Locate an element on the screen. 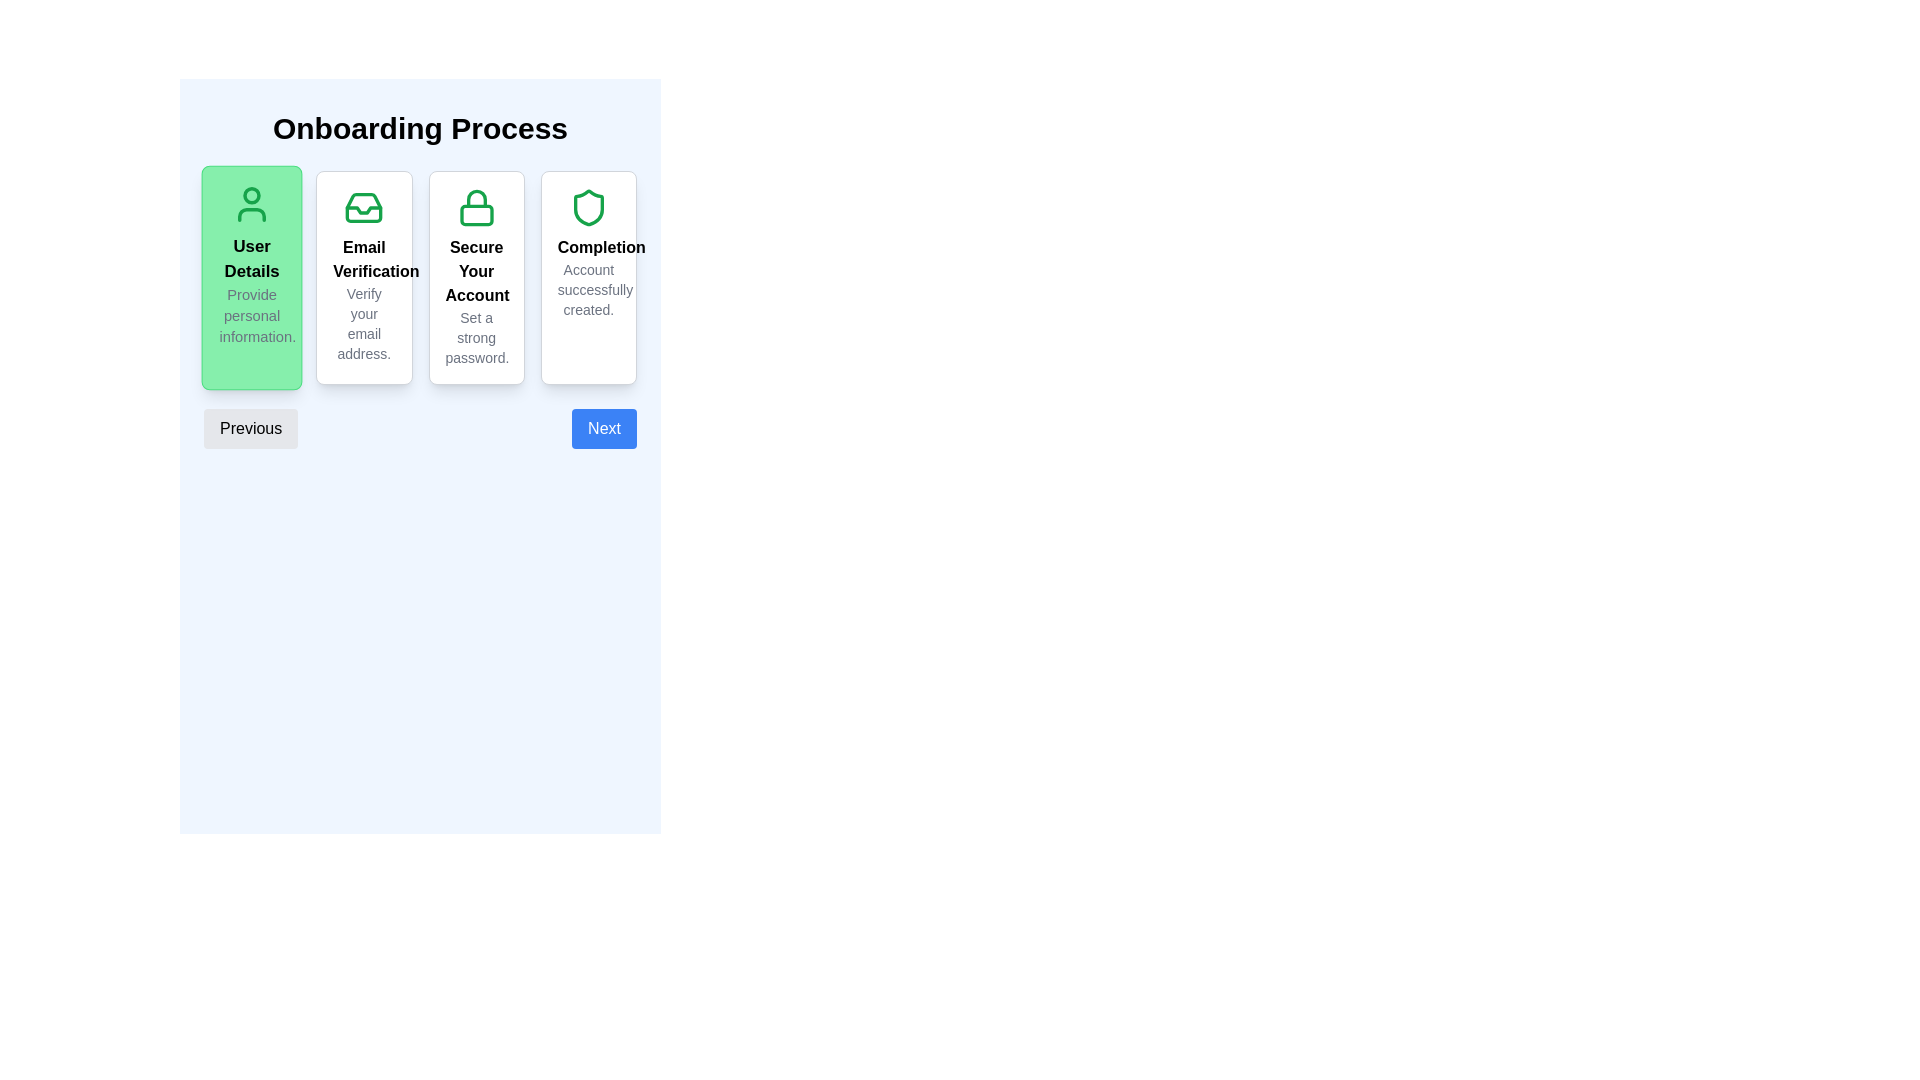  the email verification icon located in the second step of the onboarding process card, positioned above the descriptive text is located at coordinates (364, 208).